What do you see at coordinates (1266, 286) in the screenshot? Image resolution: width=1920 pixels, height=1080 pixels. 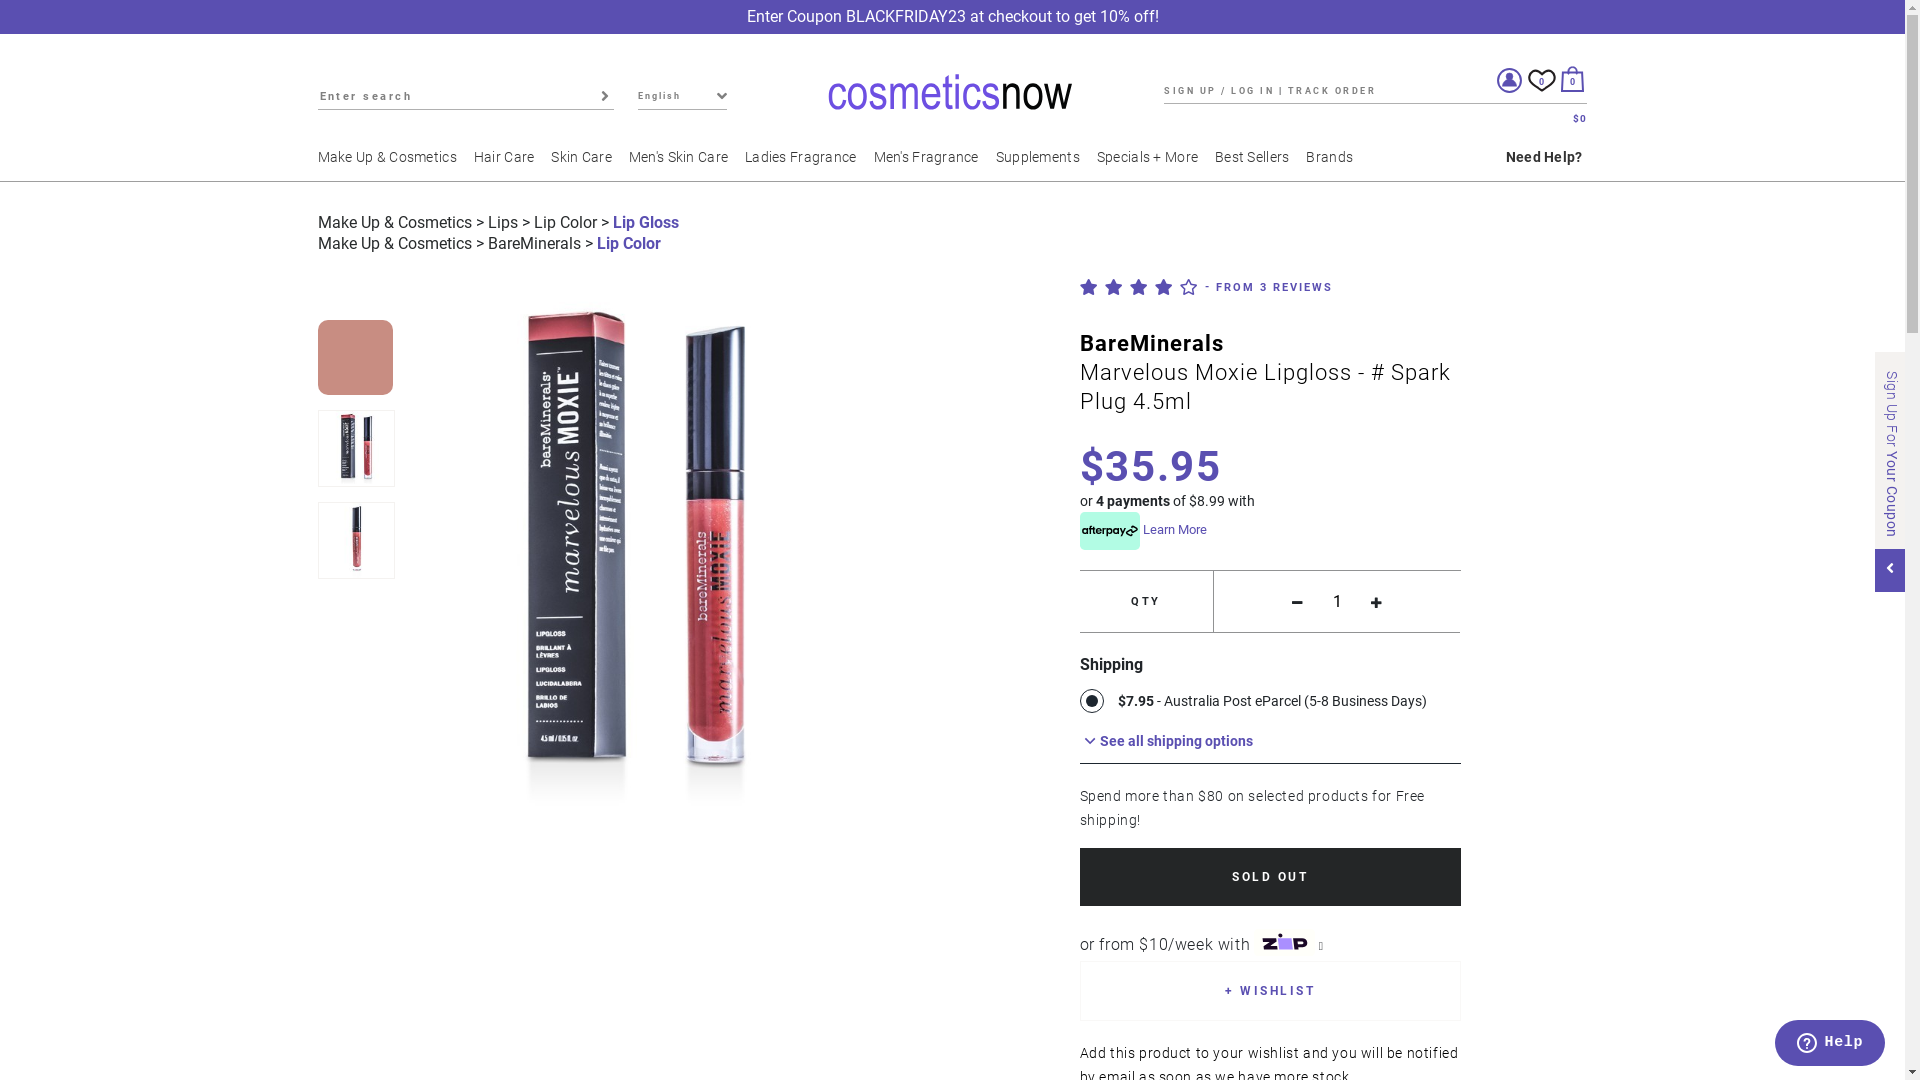 I see `'FROM 3 REVIEWS'` at bounding box center [1266, 286].